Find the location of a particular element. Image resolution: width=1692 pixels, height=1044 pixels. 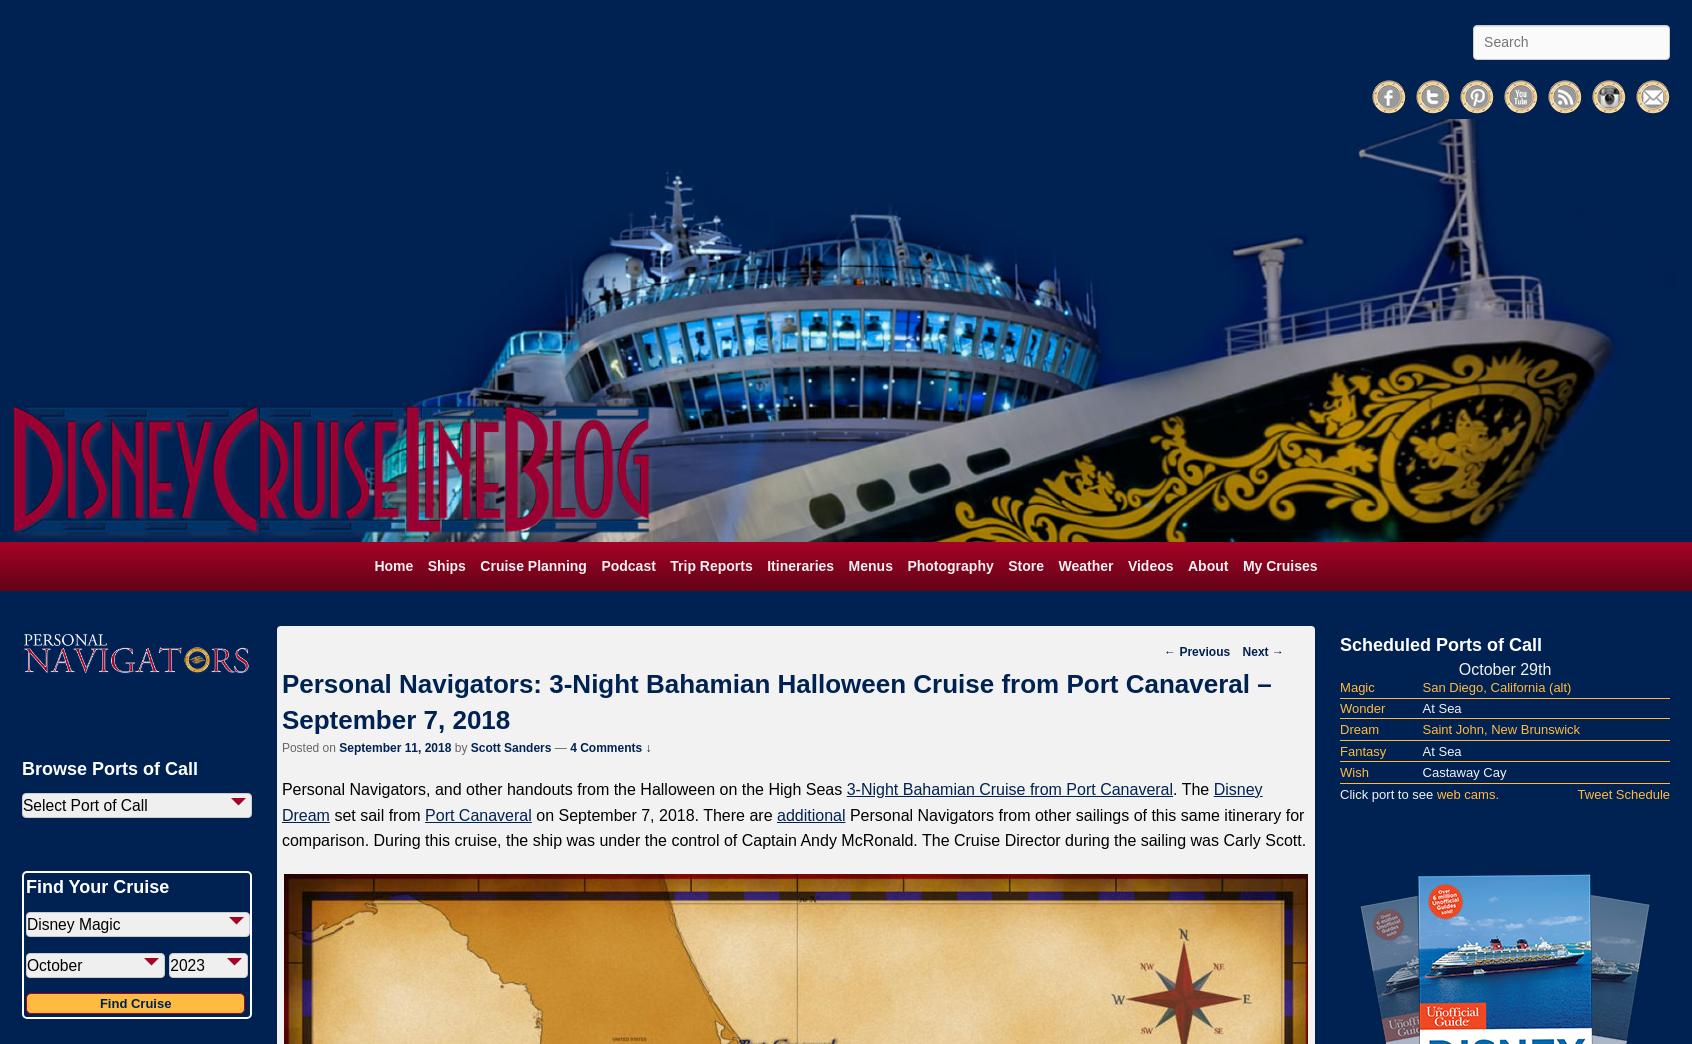

'Photography' is located at coordinates (950, 564).